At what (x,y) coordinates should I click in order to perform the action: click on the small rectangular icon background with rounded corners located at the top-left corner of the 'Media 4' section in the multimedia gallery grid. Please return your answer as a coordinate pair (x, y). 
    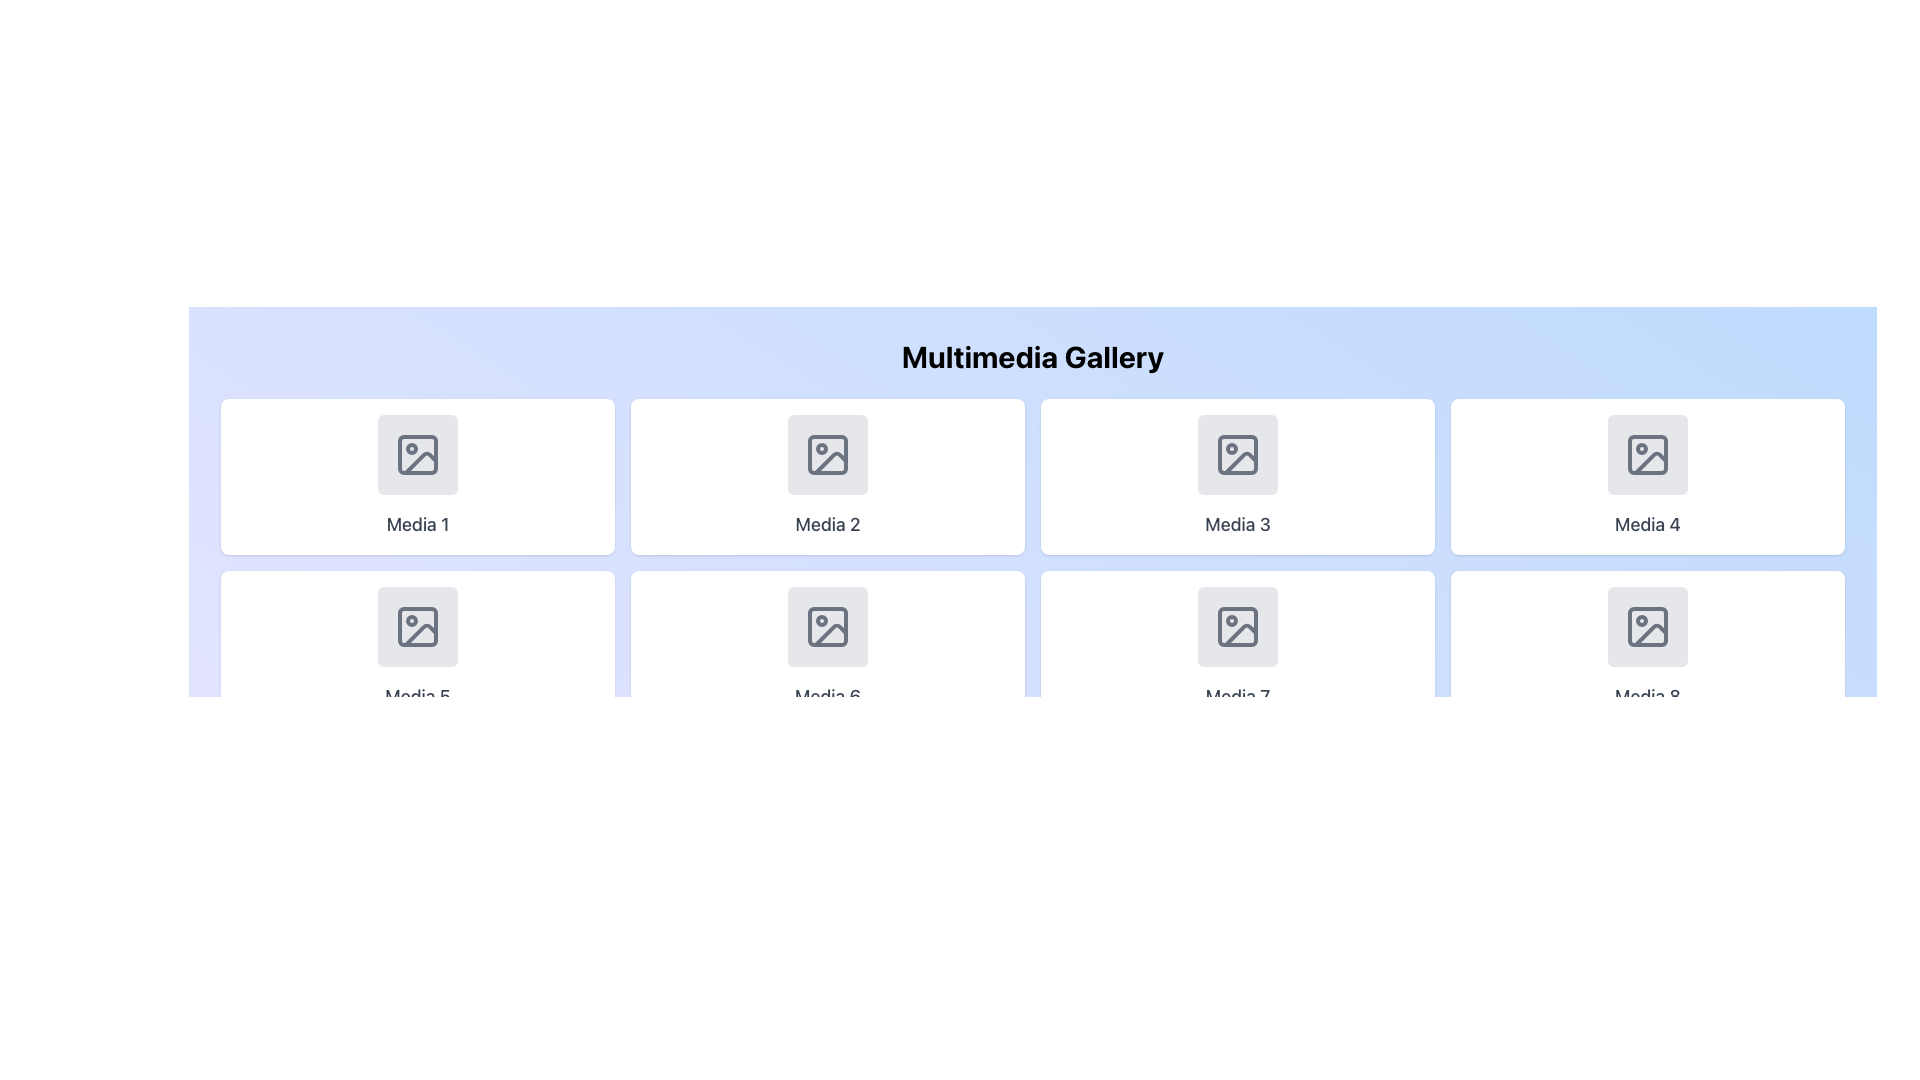
    Looking at the image, I should click on (1647, 455).